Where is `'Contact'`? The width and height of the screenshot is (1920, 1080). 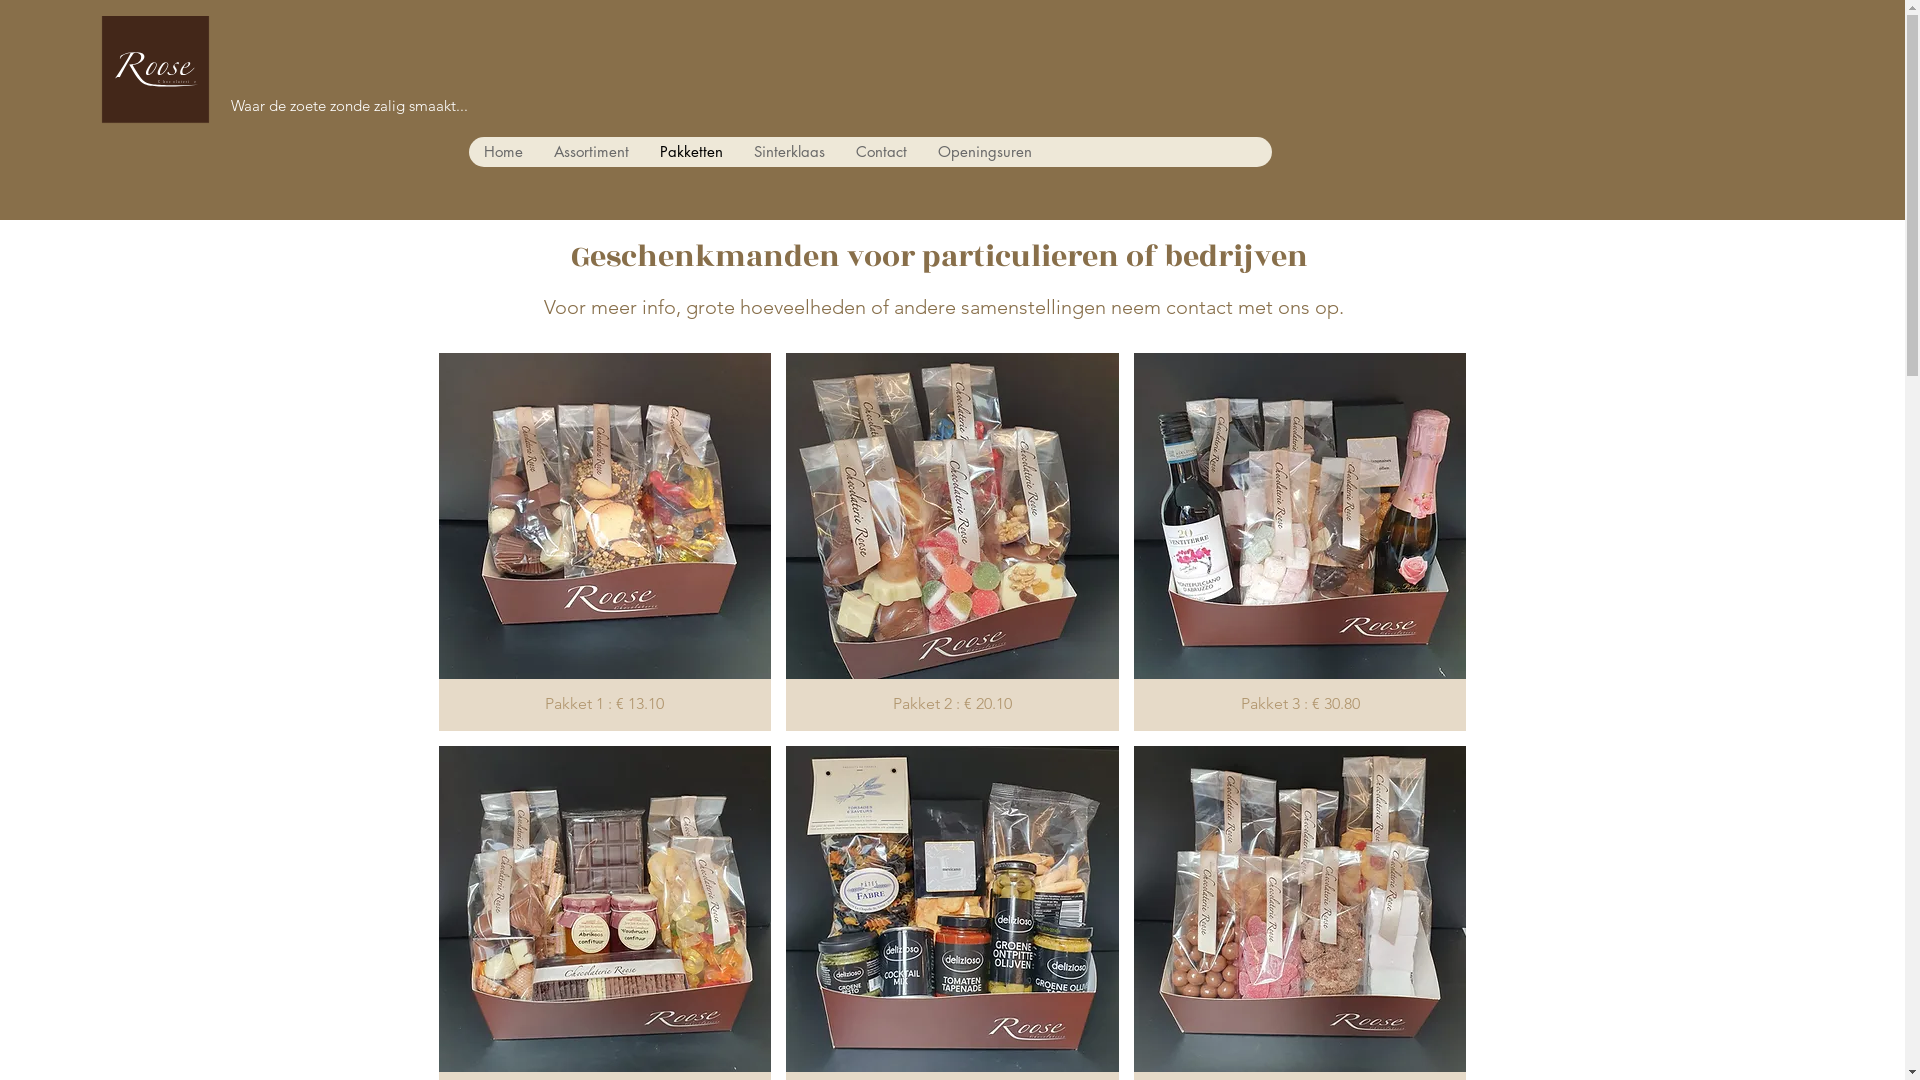
'Contact' is located at coordinates (840, 150).